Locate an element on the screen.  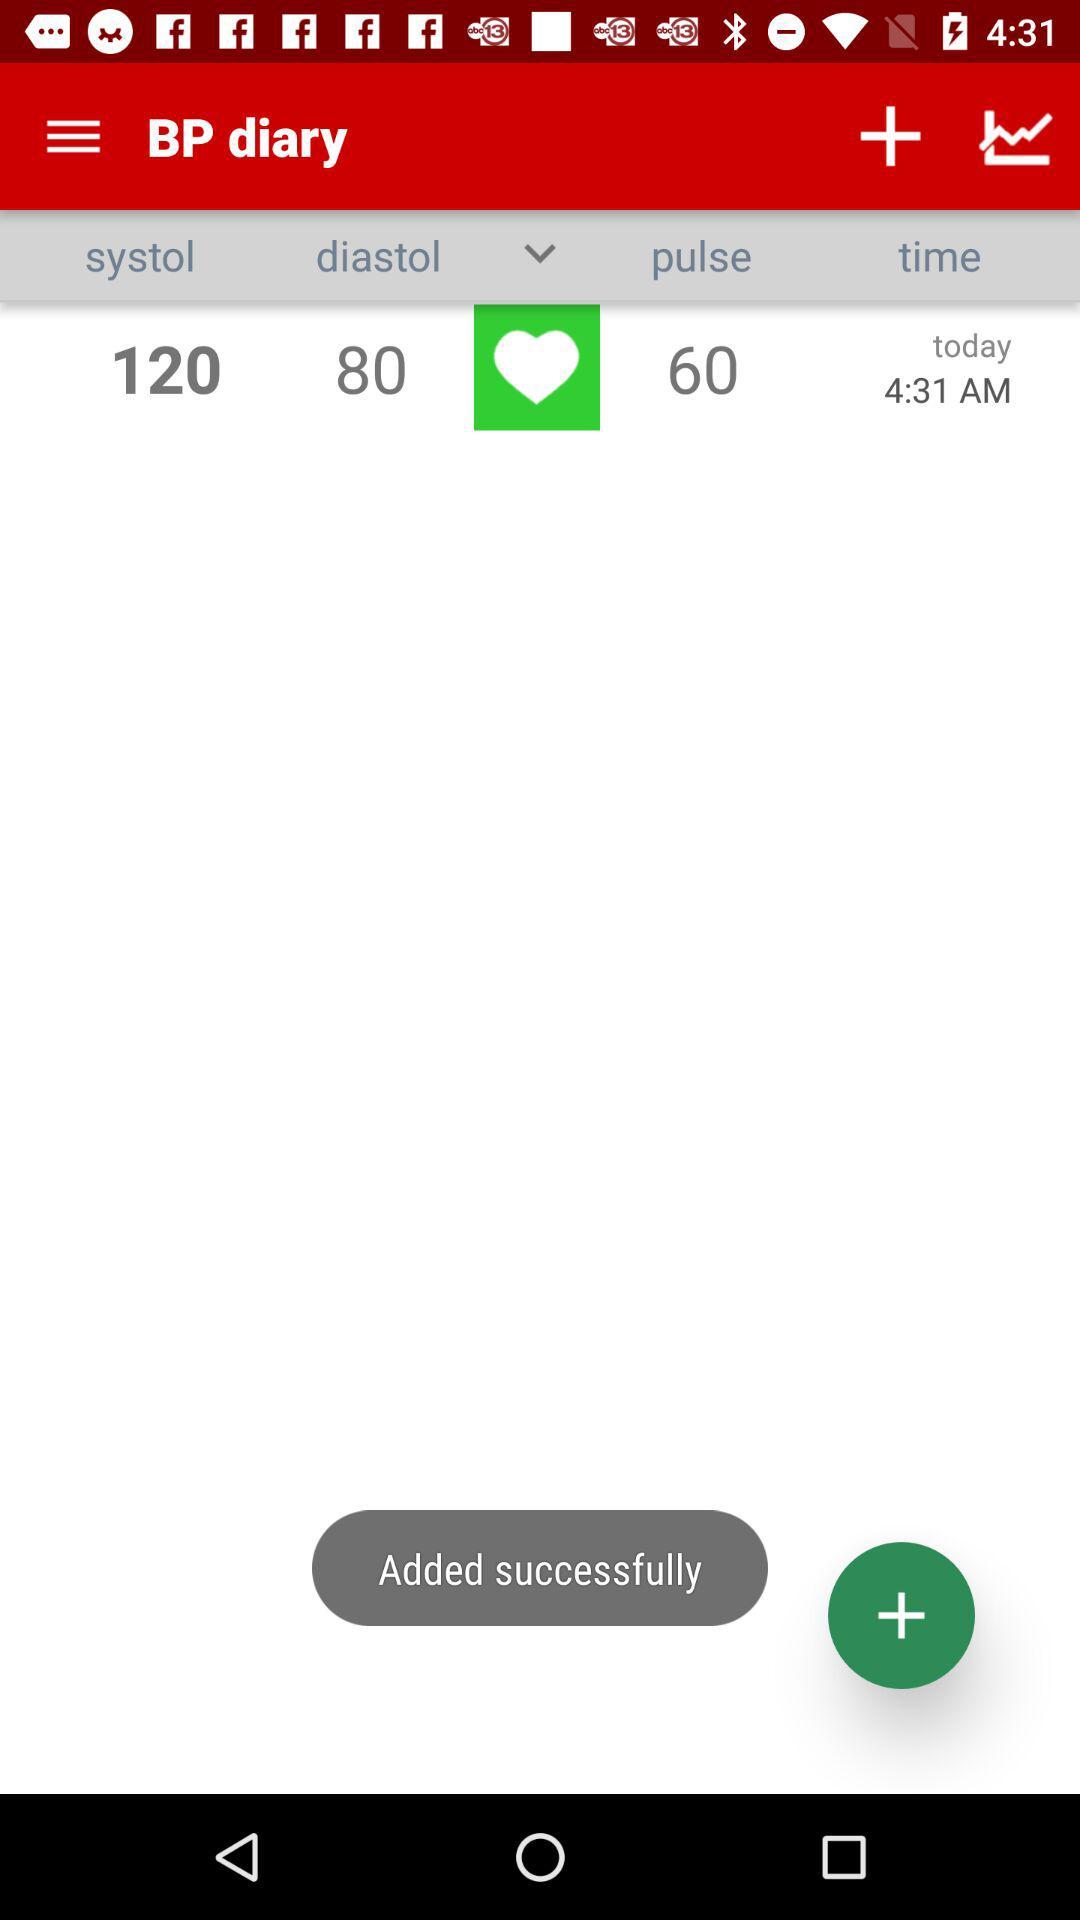
icon next to the bp diary is located at coordinates (72, 135).